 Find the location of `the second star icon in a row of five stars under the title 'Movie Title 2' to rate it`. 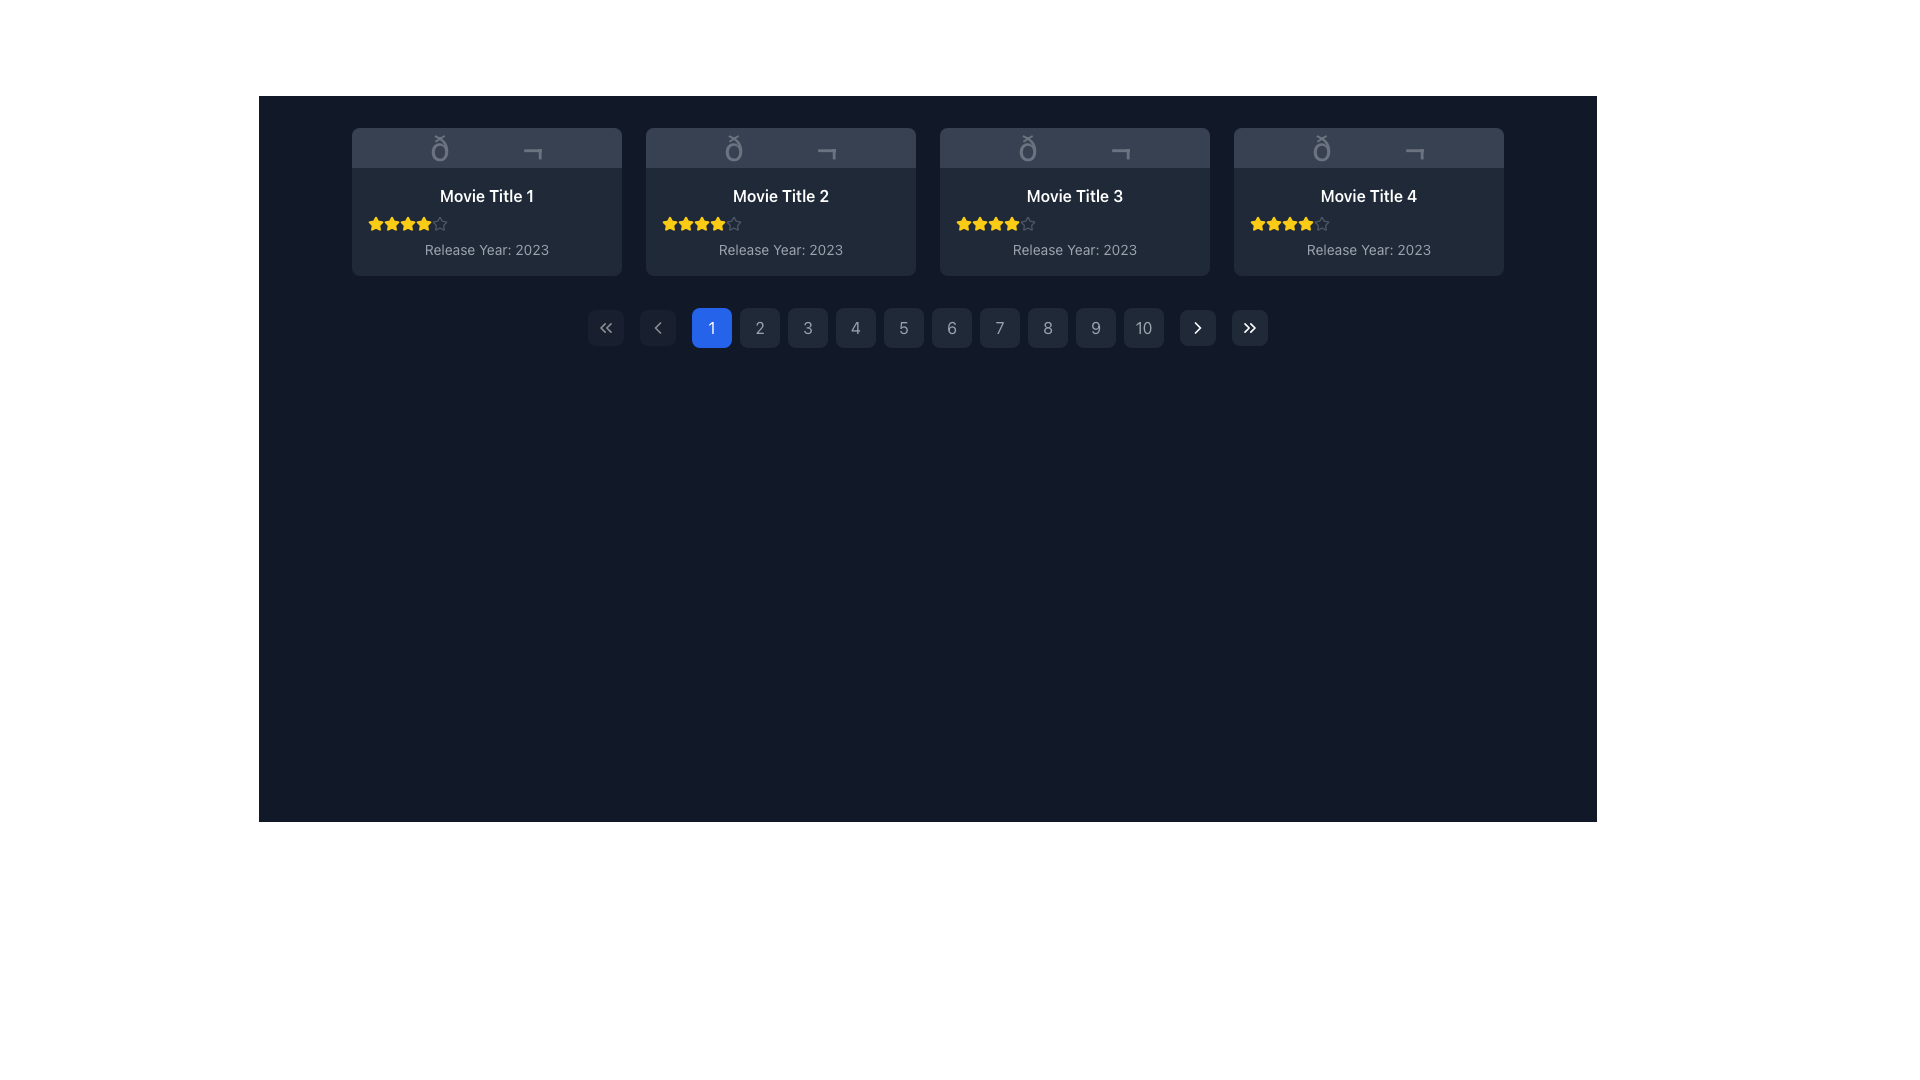

the second star icon in a row of five stars under the title 'Movie Title 2' to rate it is located at coordinates (686, 223).